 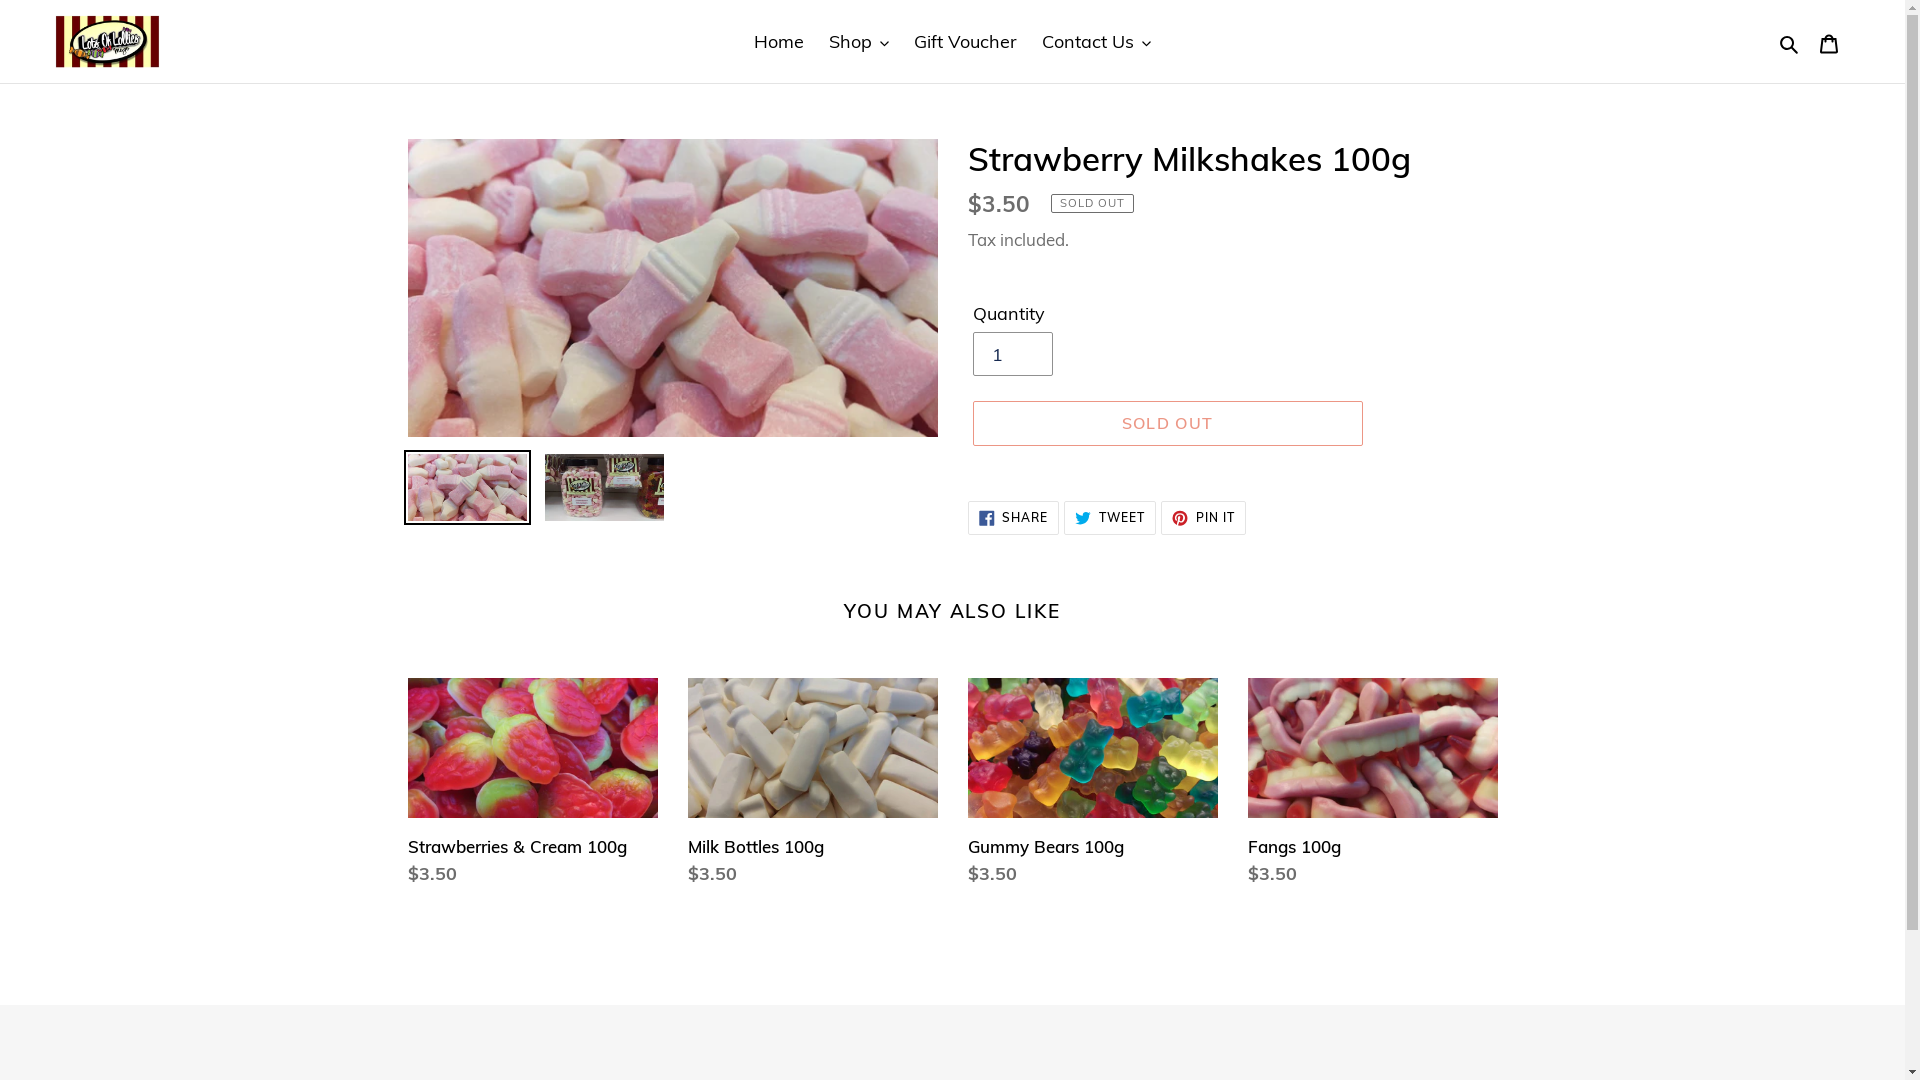 What do you see at coordinates (532, 785) in the screenshot?
I see `'Strawberries & Cream 100g'` at bounding box center [532, 785].